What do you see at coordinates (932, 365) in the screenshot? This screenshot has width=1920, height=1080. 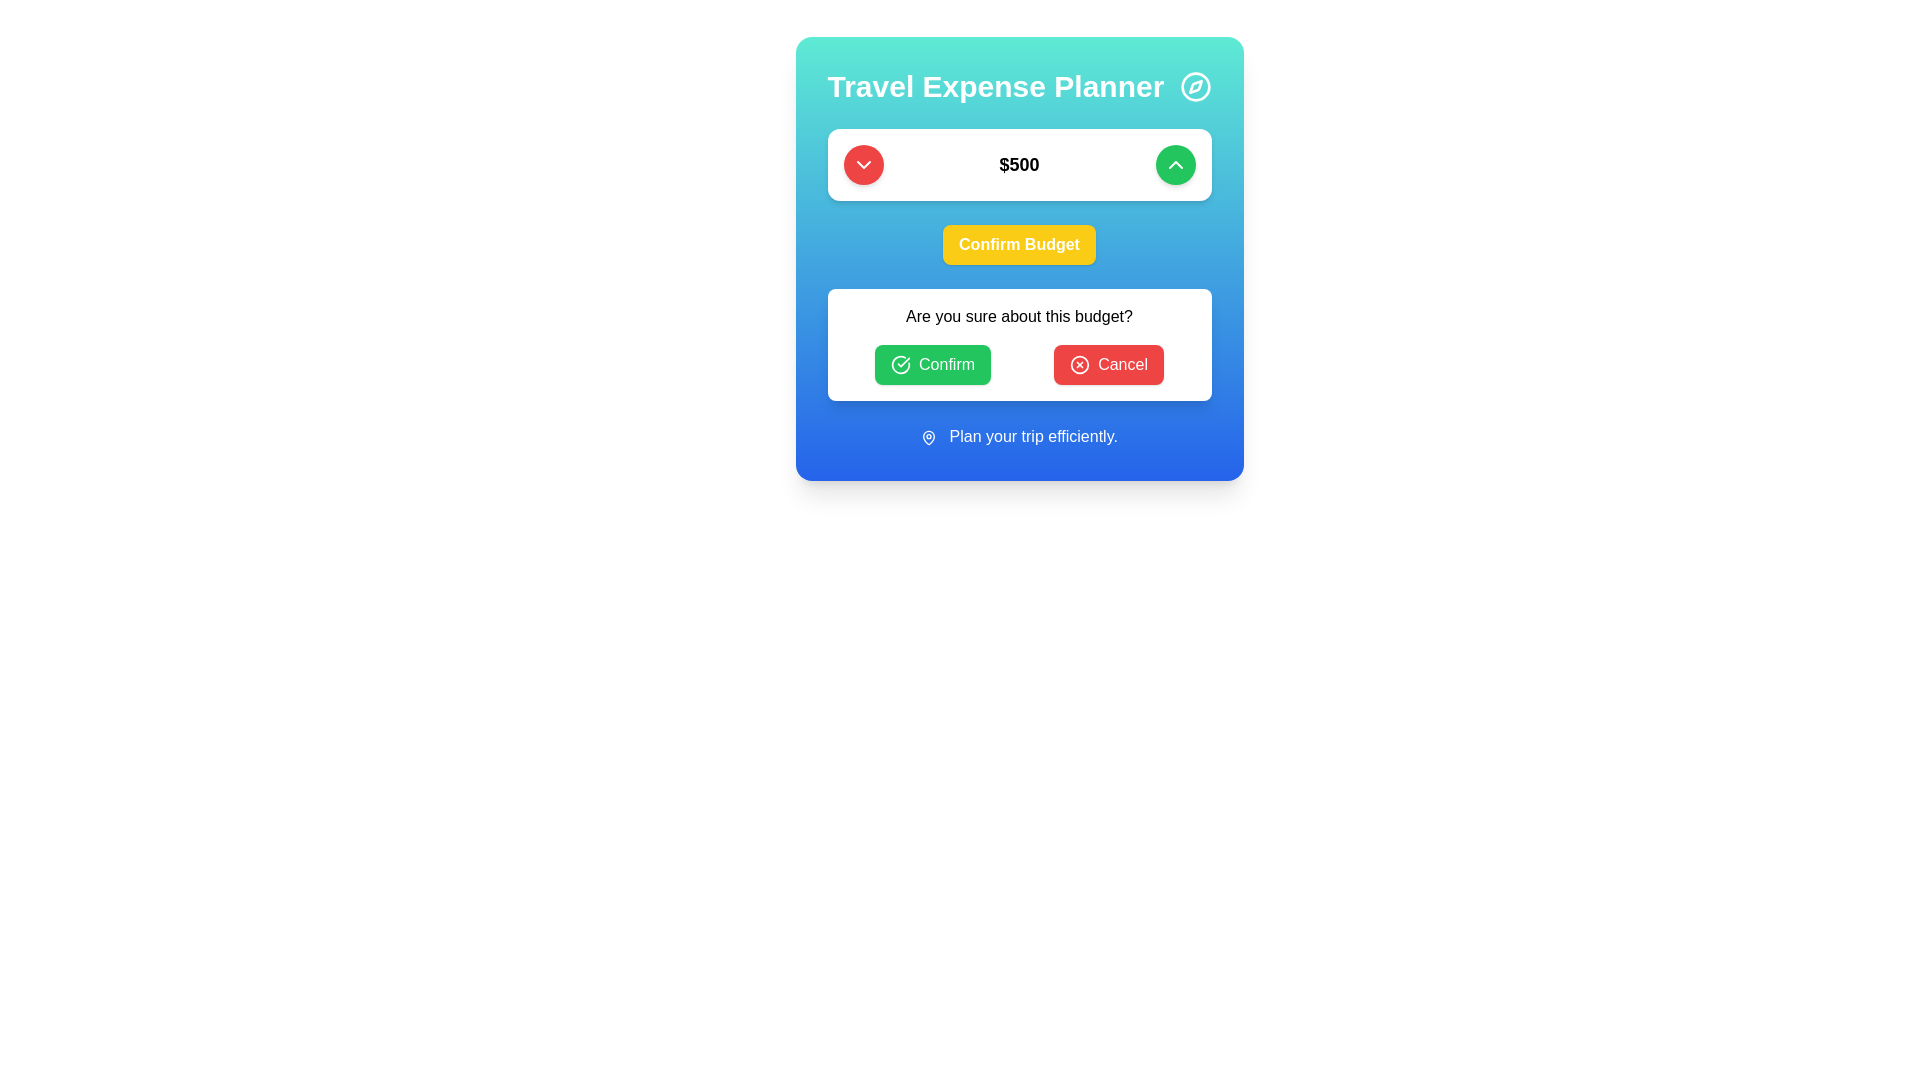 I see `the confirm button located in the lower portion of the interface within a card-like component, which is the first of two horizontally aligned buttons` at bounding box center [932, 365].